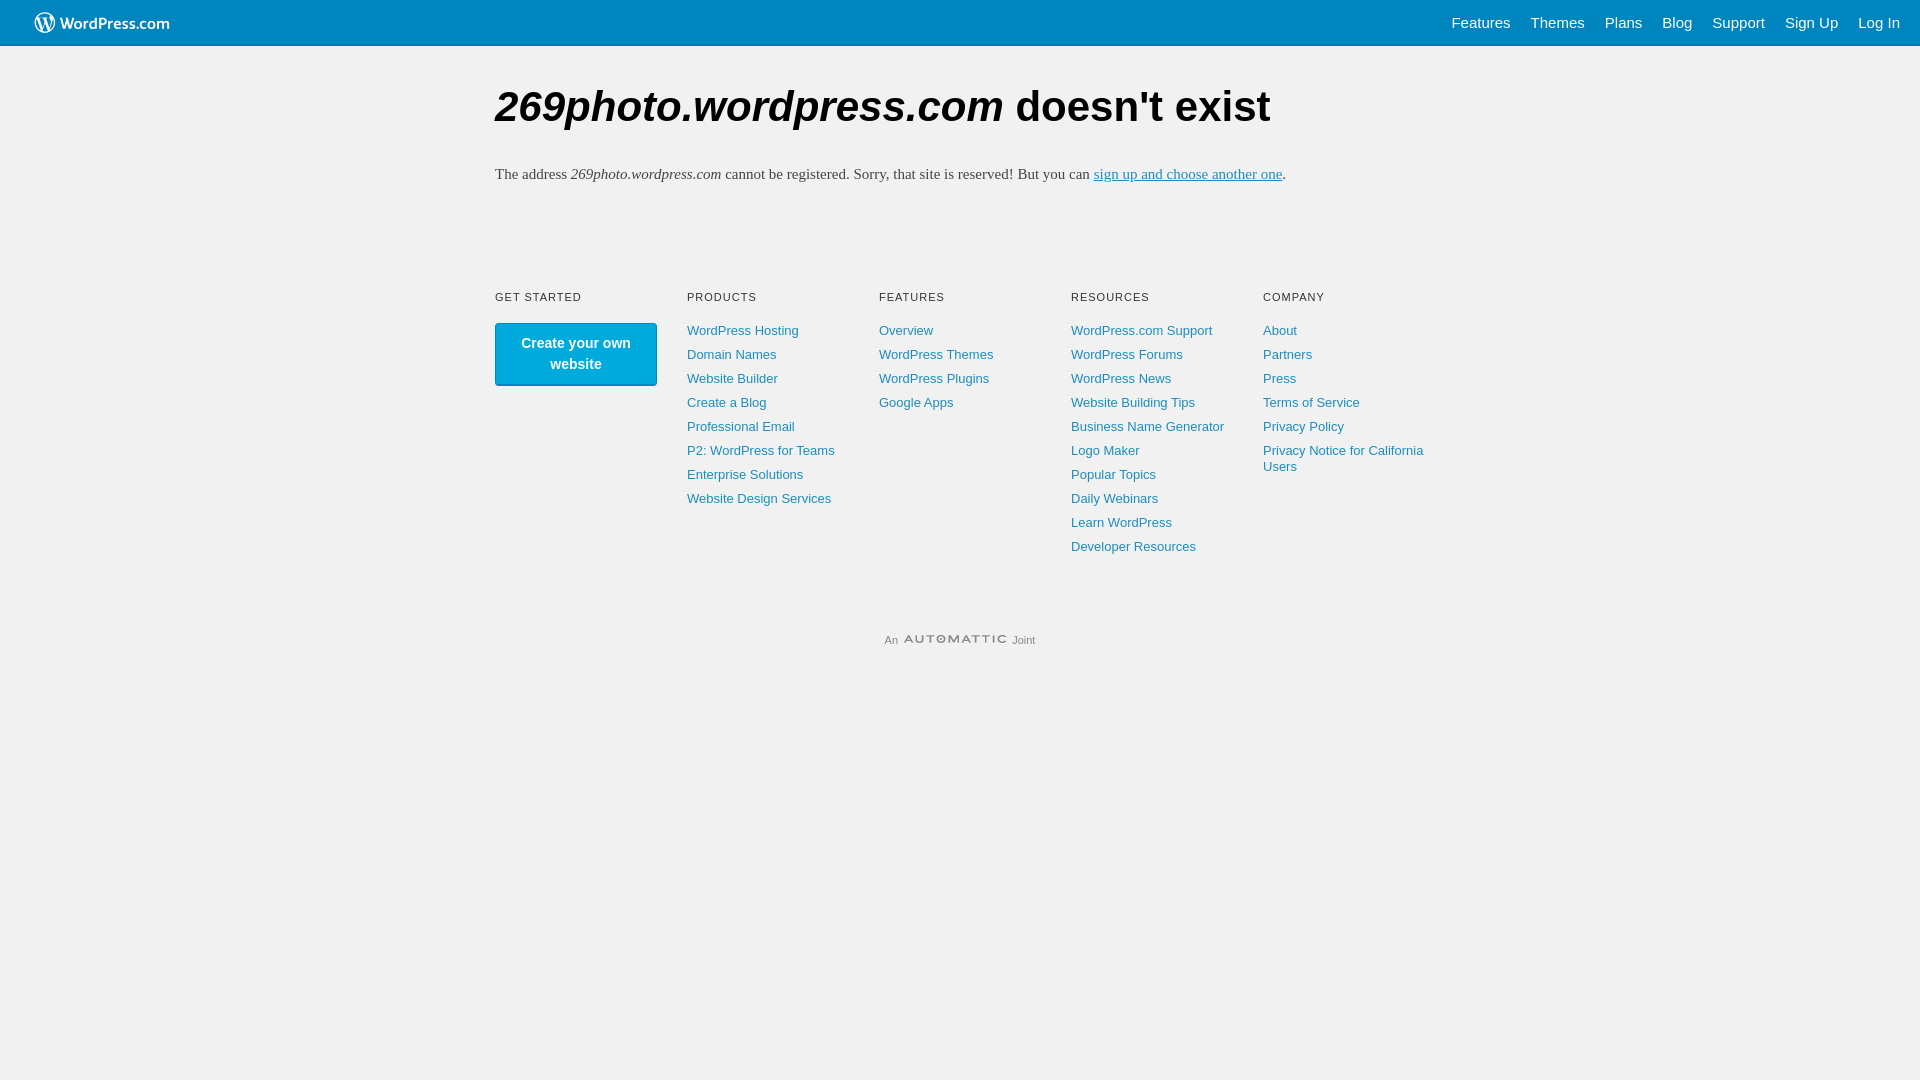  I want to click on 'Partners', so click(1261, 353).